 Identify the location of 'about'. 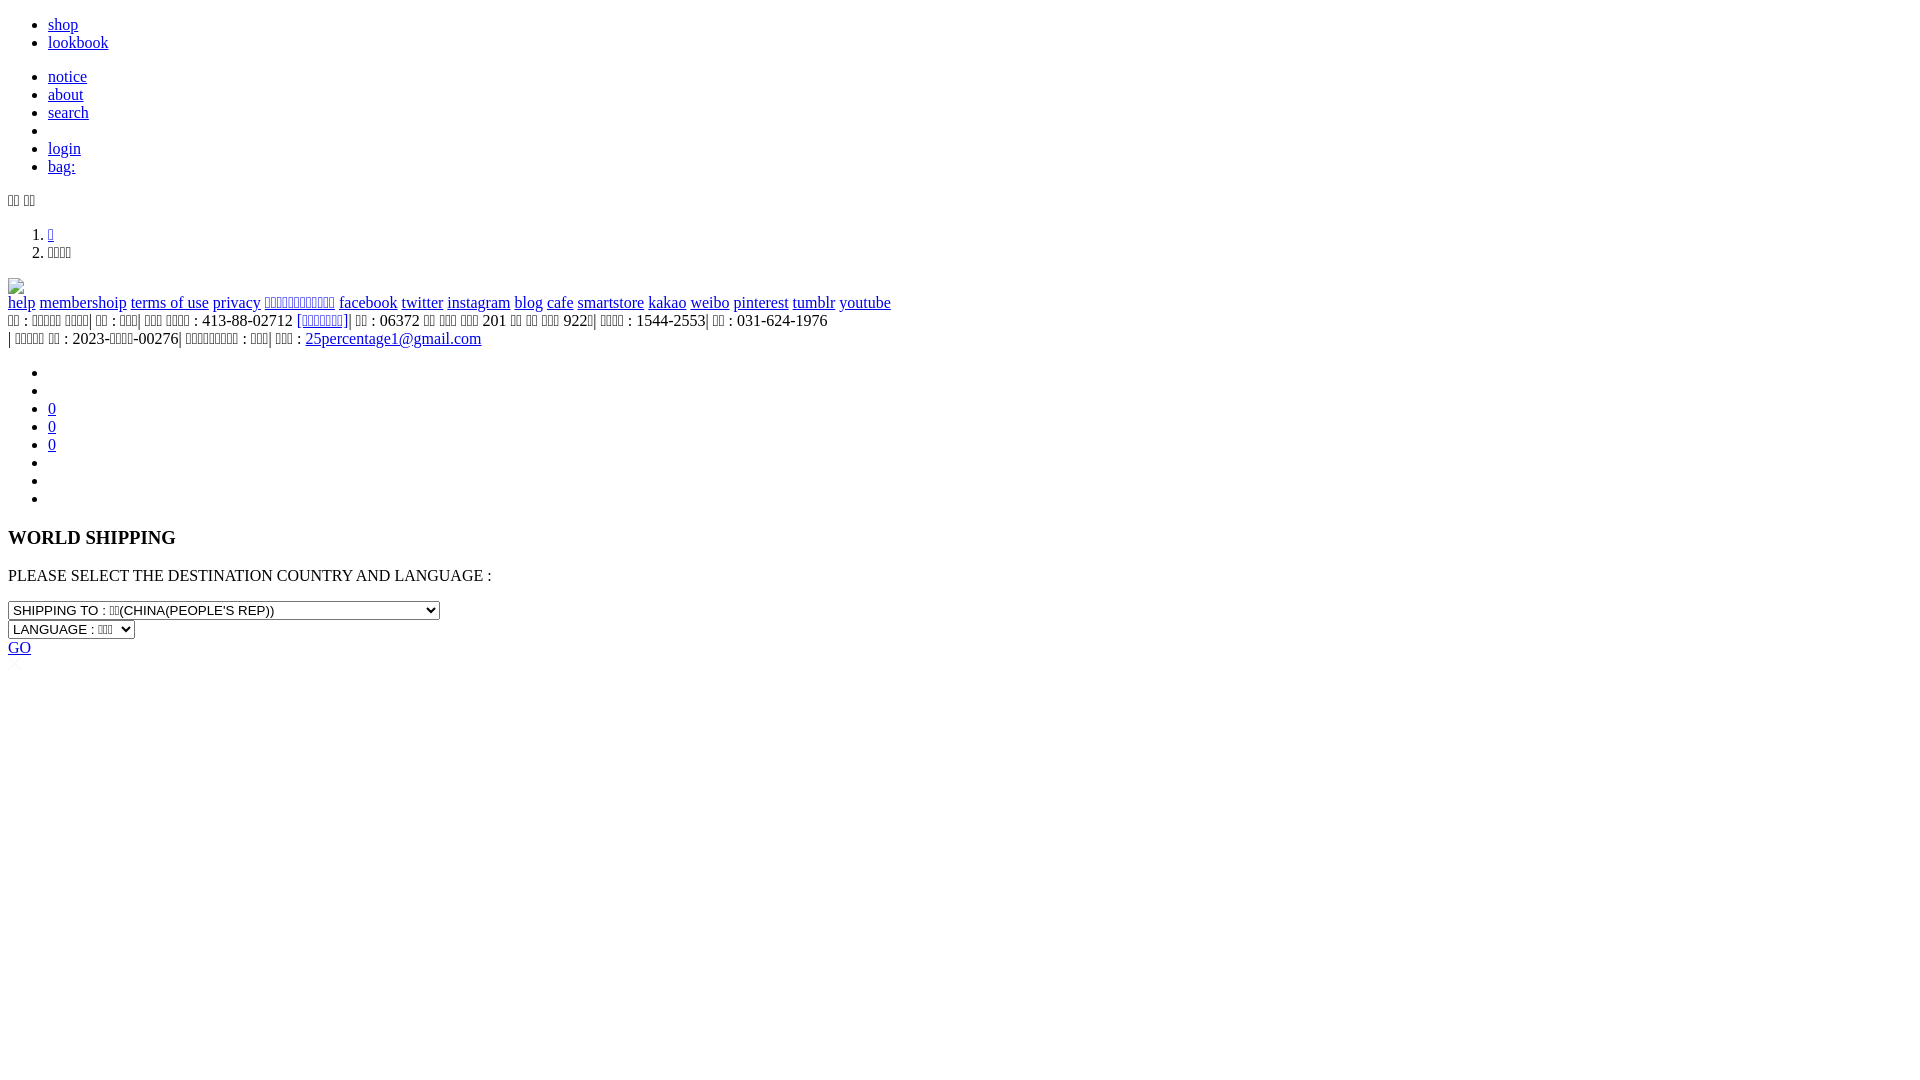
(66, 94).